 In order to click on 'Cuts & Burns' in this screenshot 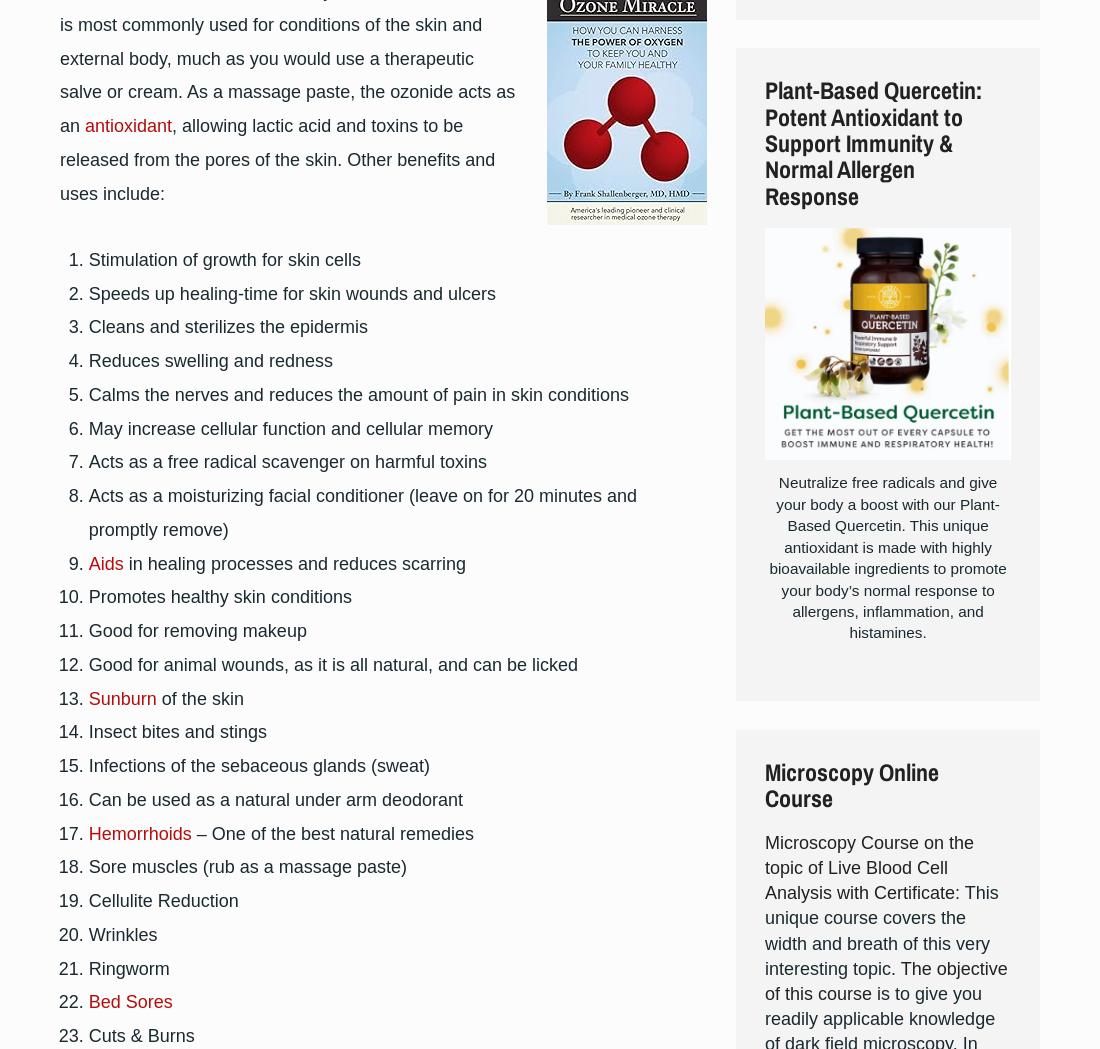, I will do `click(88, 1035)`.